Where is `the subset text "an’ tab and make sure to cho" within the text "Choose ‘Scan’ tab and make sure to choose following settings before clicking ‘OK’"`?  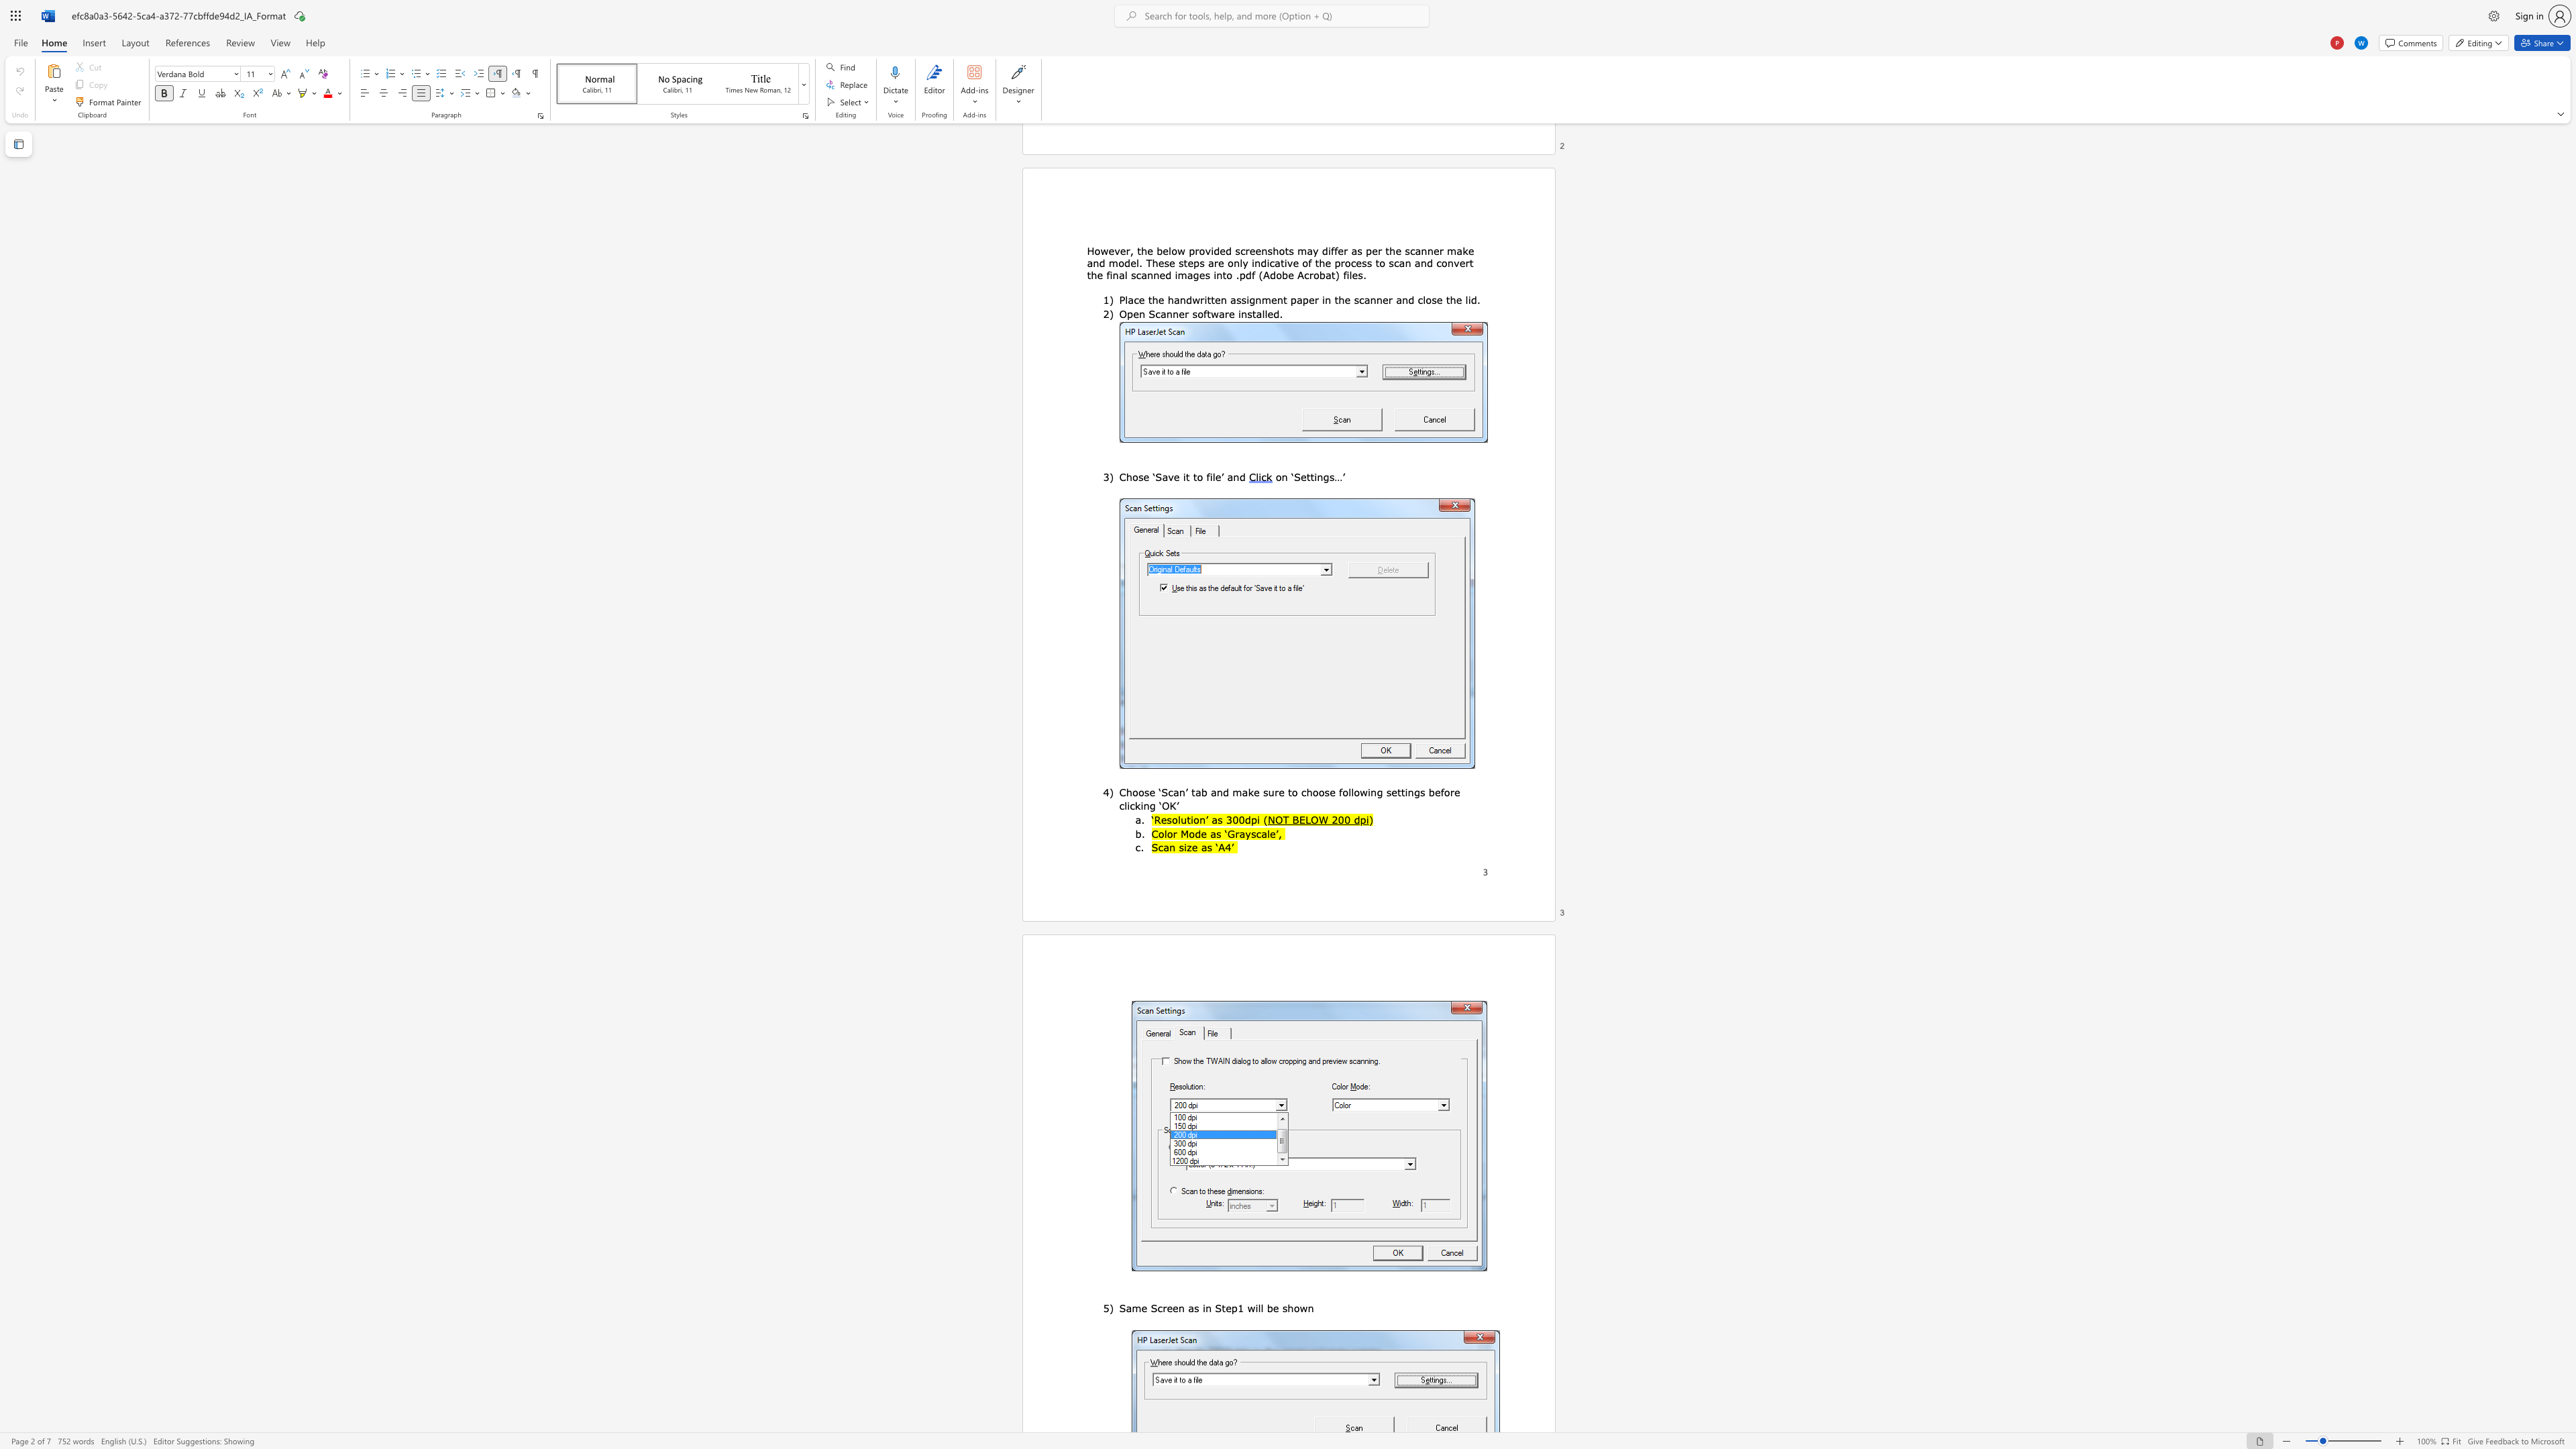 the subset text "an’ tab and make sure to cho" within the text "Choose ‘Scan’ tab and make sure to choose following settings before clicking ‘OK’" is located at coordinates (1172, 791).